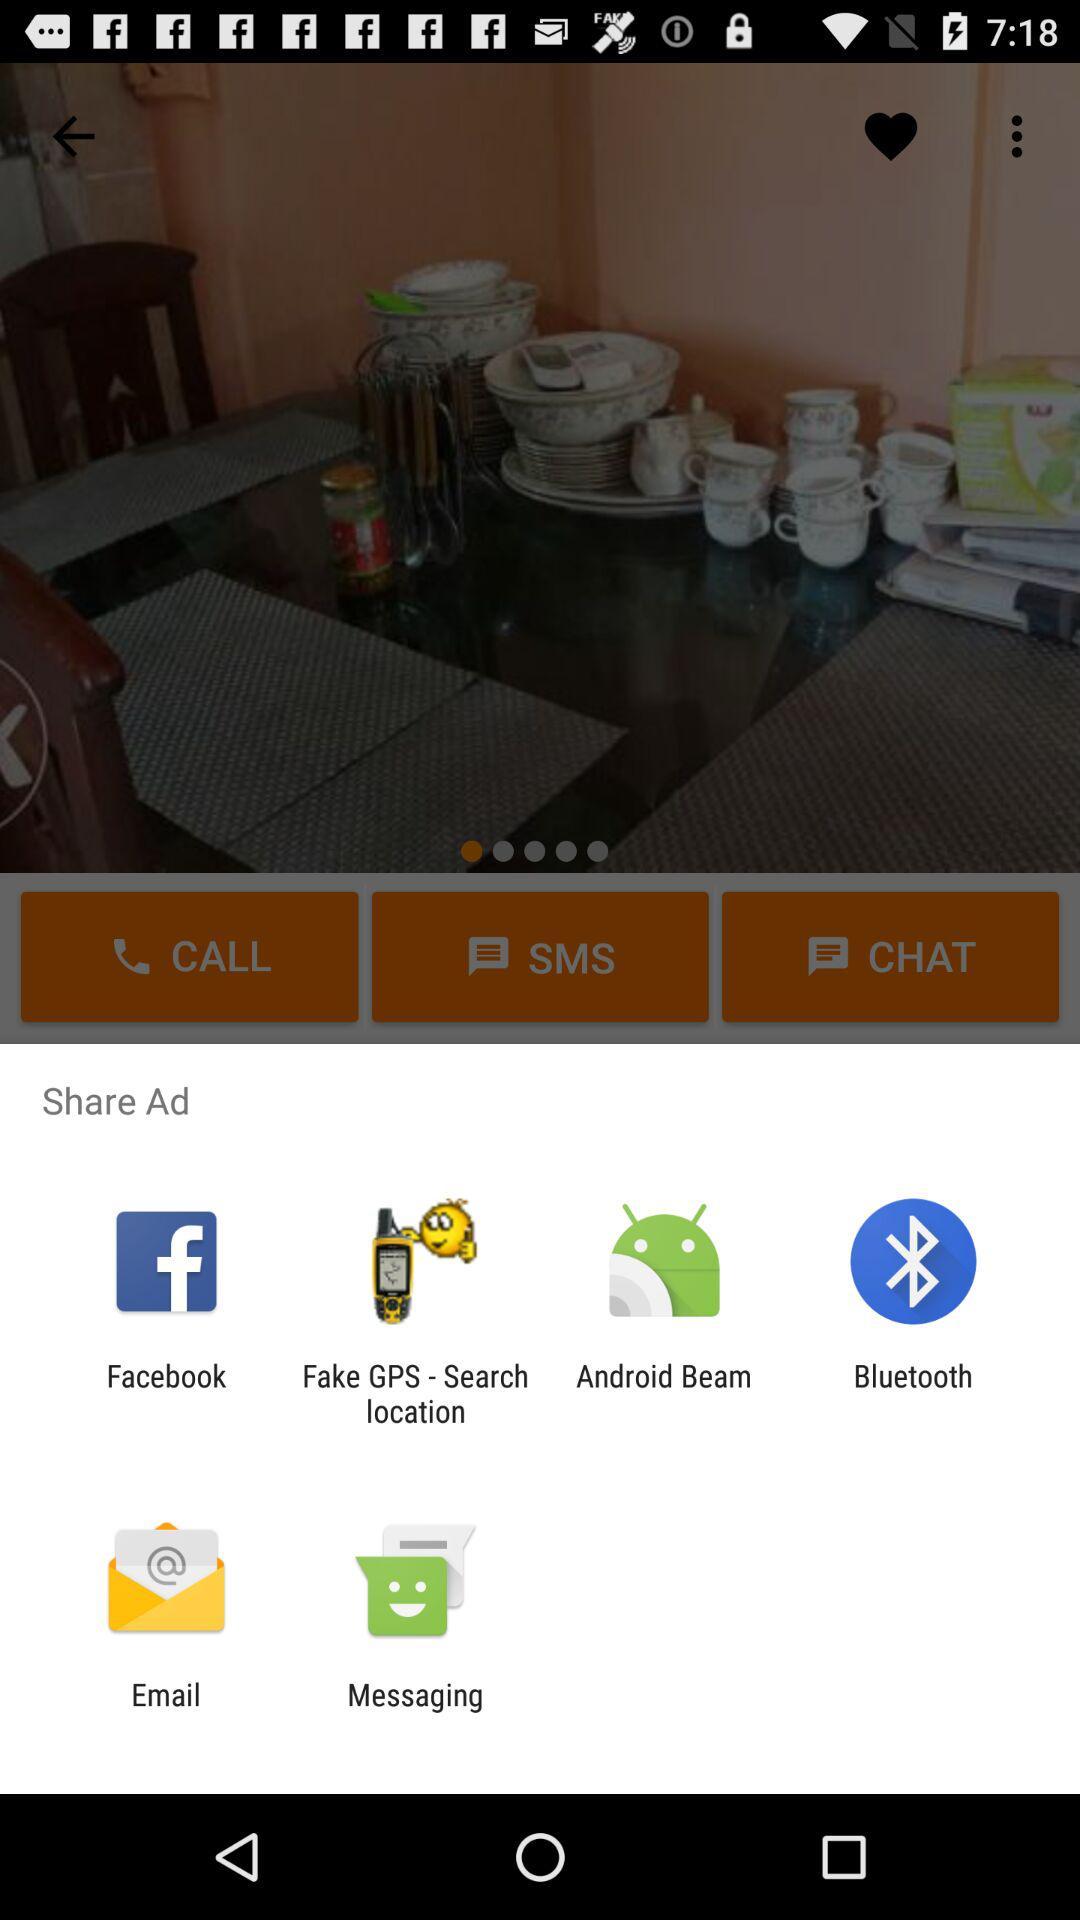 The width and height of the screenshot is (1080, 1920). What do you see at coordinates (165, 1392) in the screenshot?
I see `the facebook` at bounding box center [165, 1392].